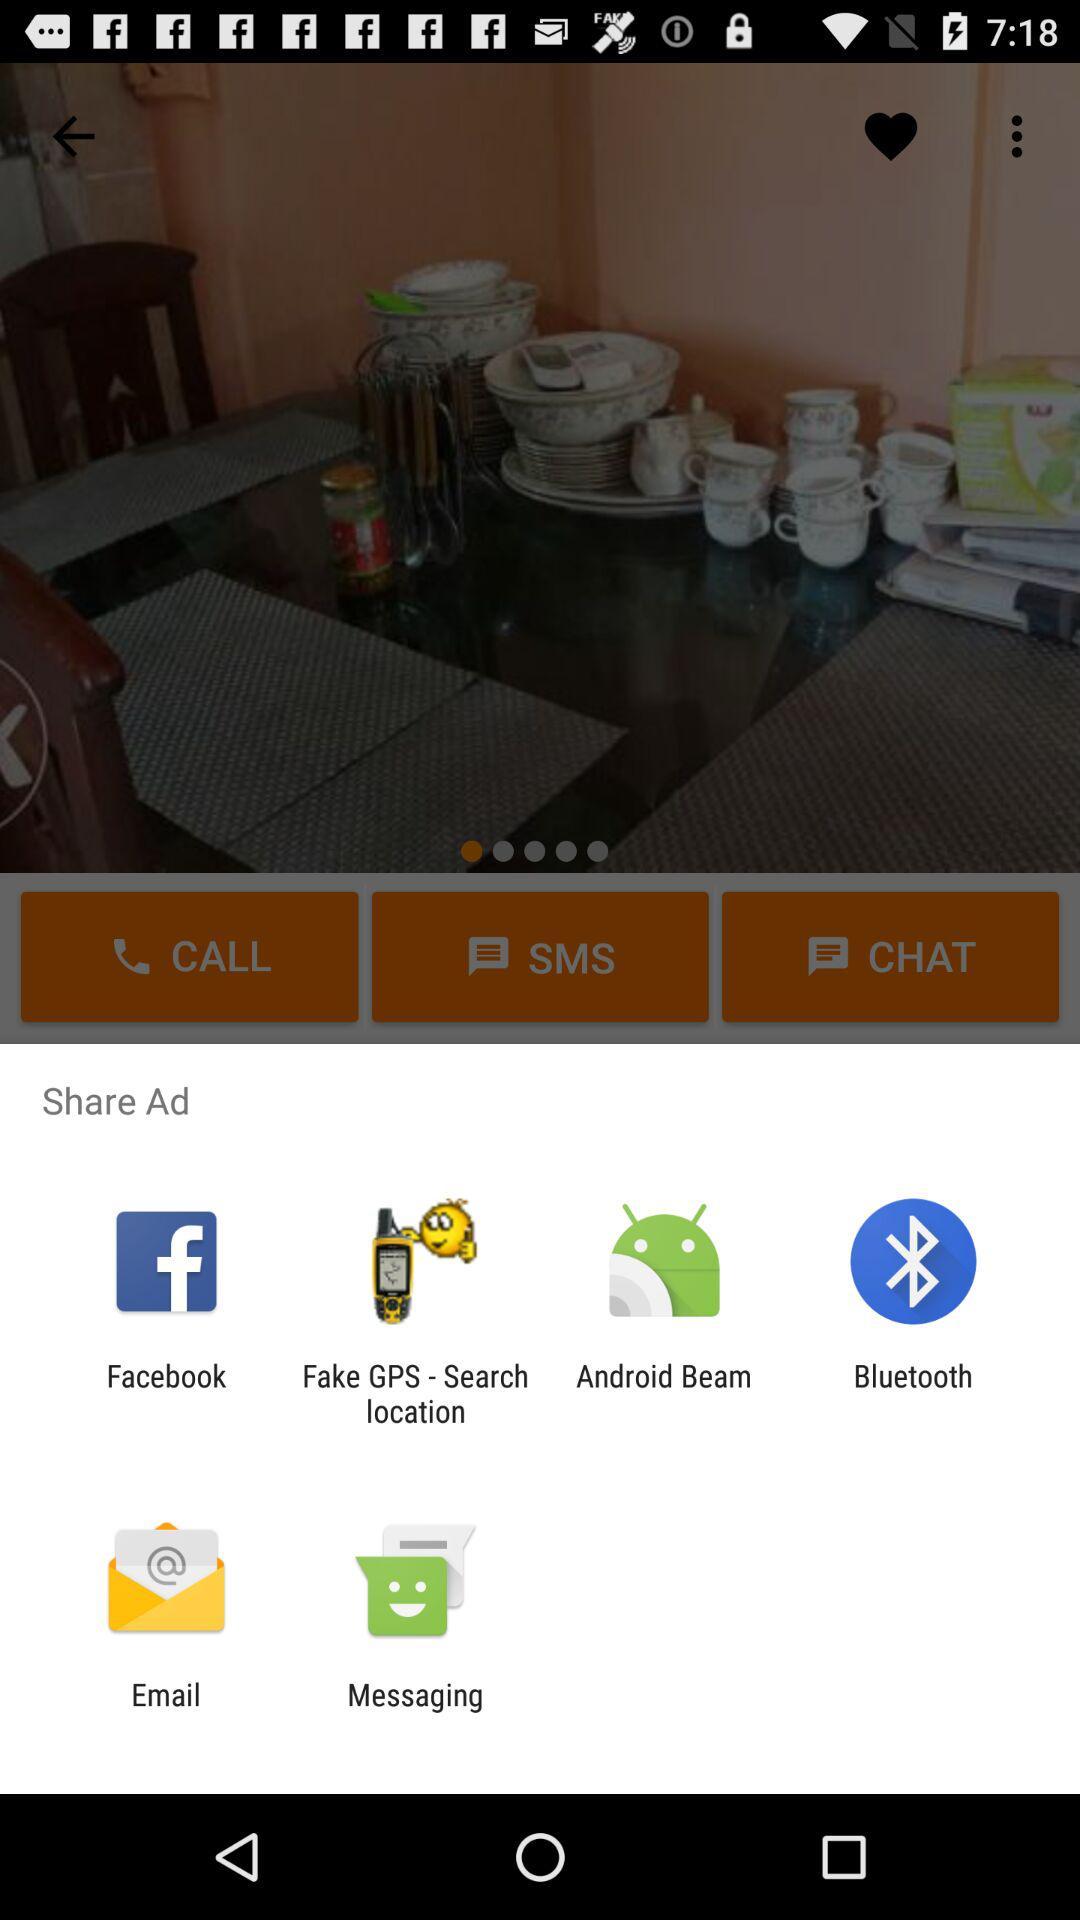 The width and height of the screenshot is (1080, 1920). What do you see at coordinates (165, 1392) in the screenshot?
I see `the facebook` at bounding box center [165, 1392].